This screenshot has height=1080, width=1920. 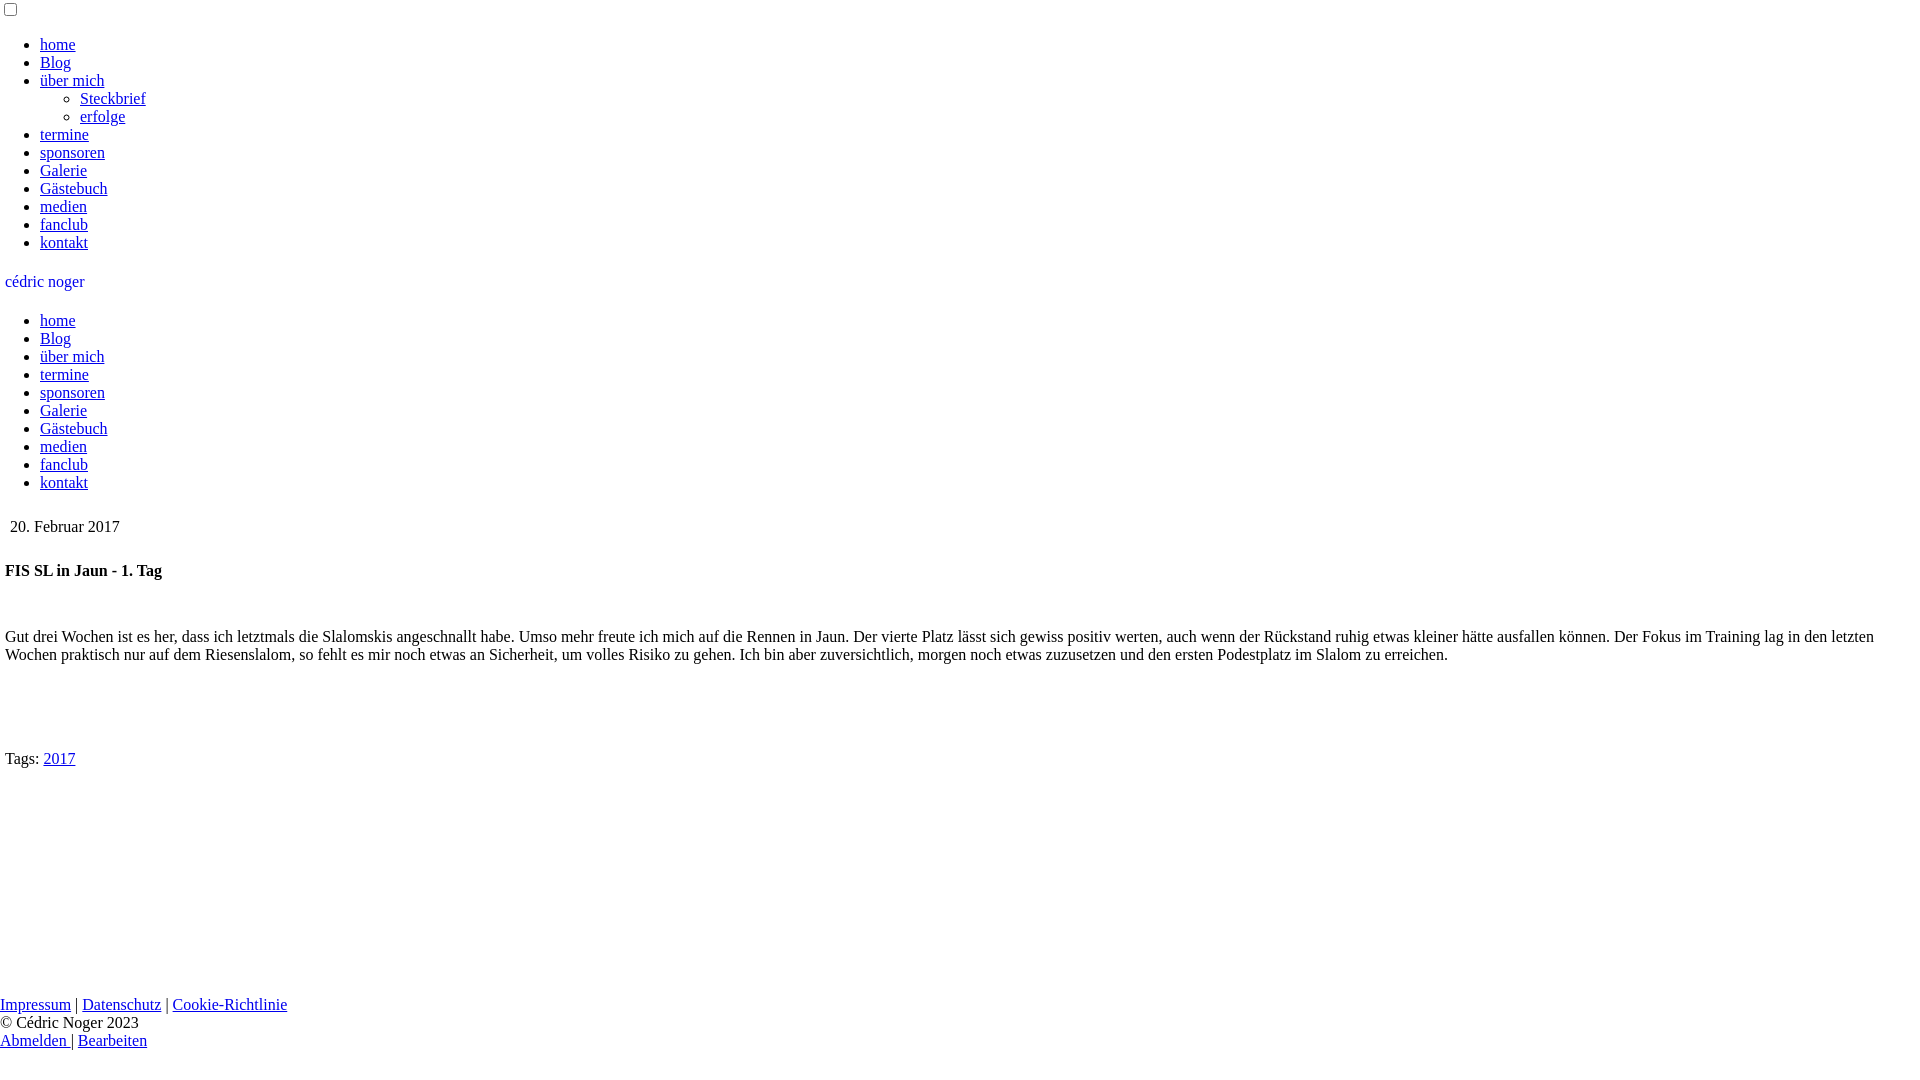 What do you see at coordinates (172, 1004) in the screenshot?
I see `'Cookie-Richtlinie'` at bounding box center [172, 1004].